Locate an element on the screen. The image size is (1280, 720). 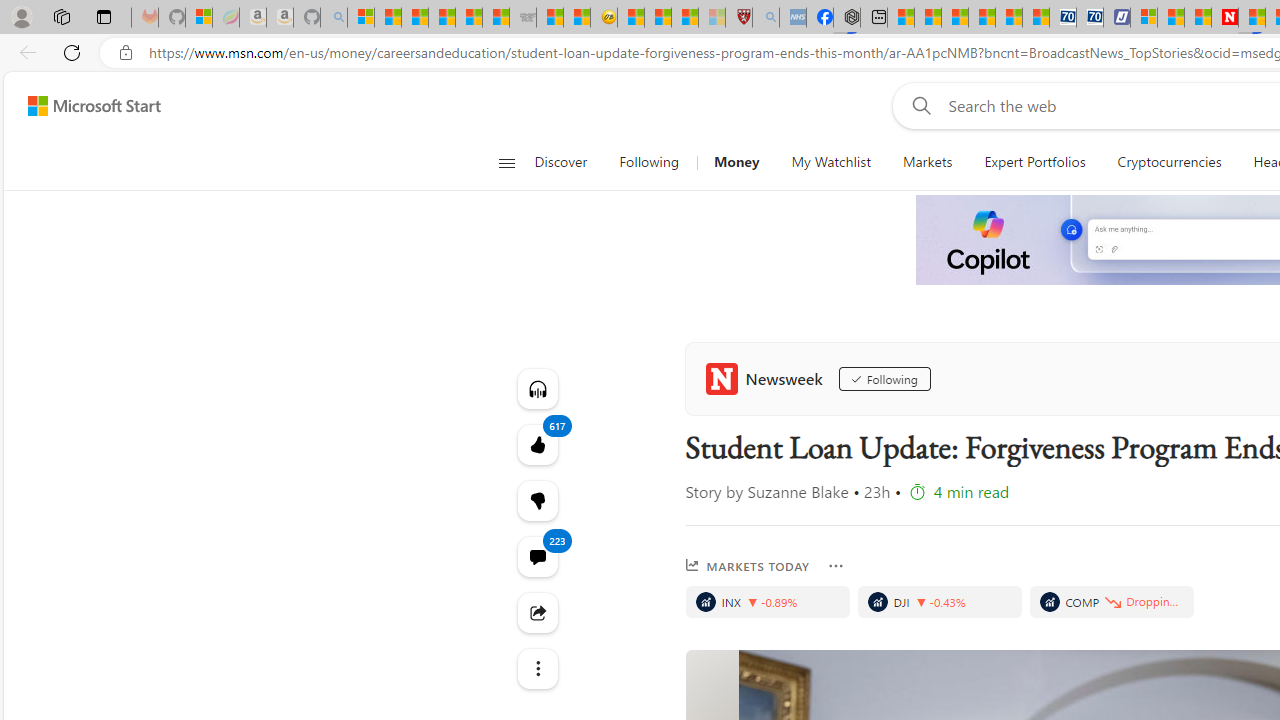
'The Weather Channel - MSN' is located at coordinates (413, 17).